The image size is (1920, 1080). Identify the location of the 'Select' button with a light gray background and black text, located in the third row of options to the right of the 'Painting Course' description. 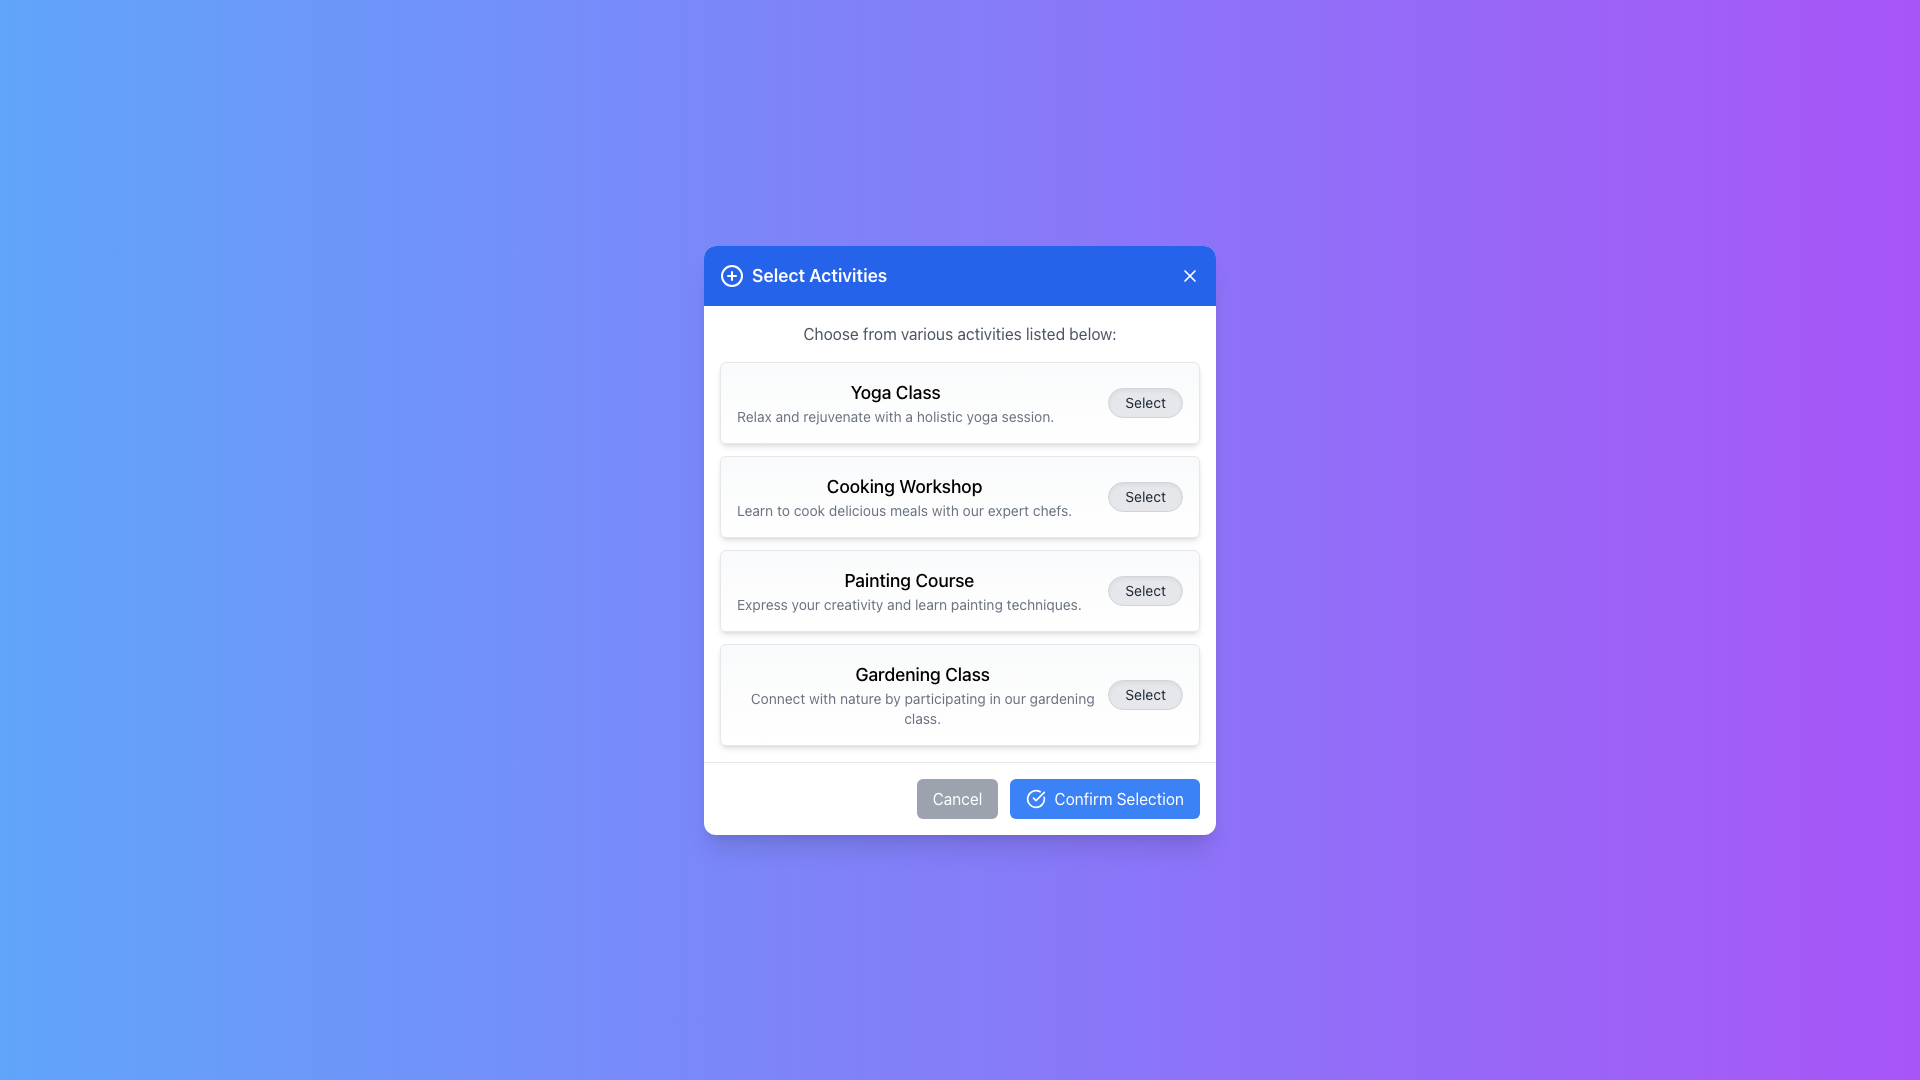
(1145, 589).